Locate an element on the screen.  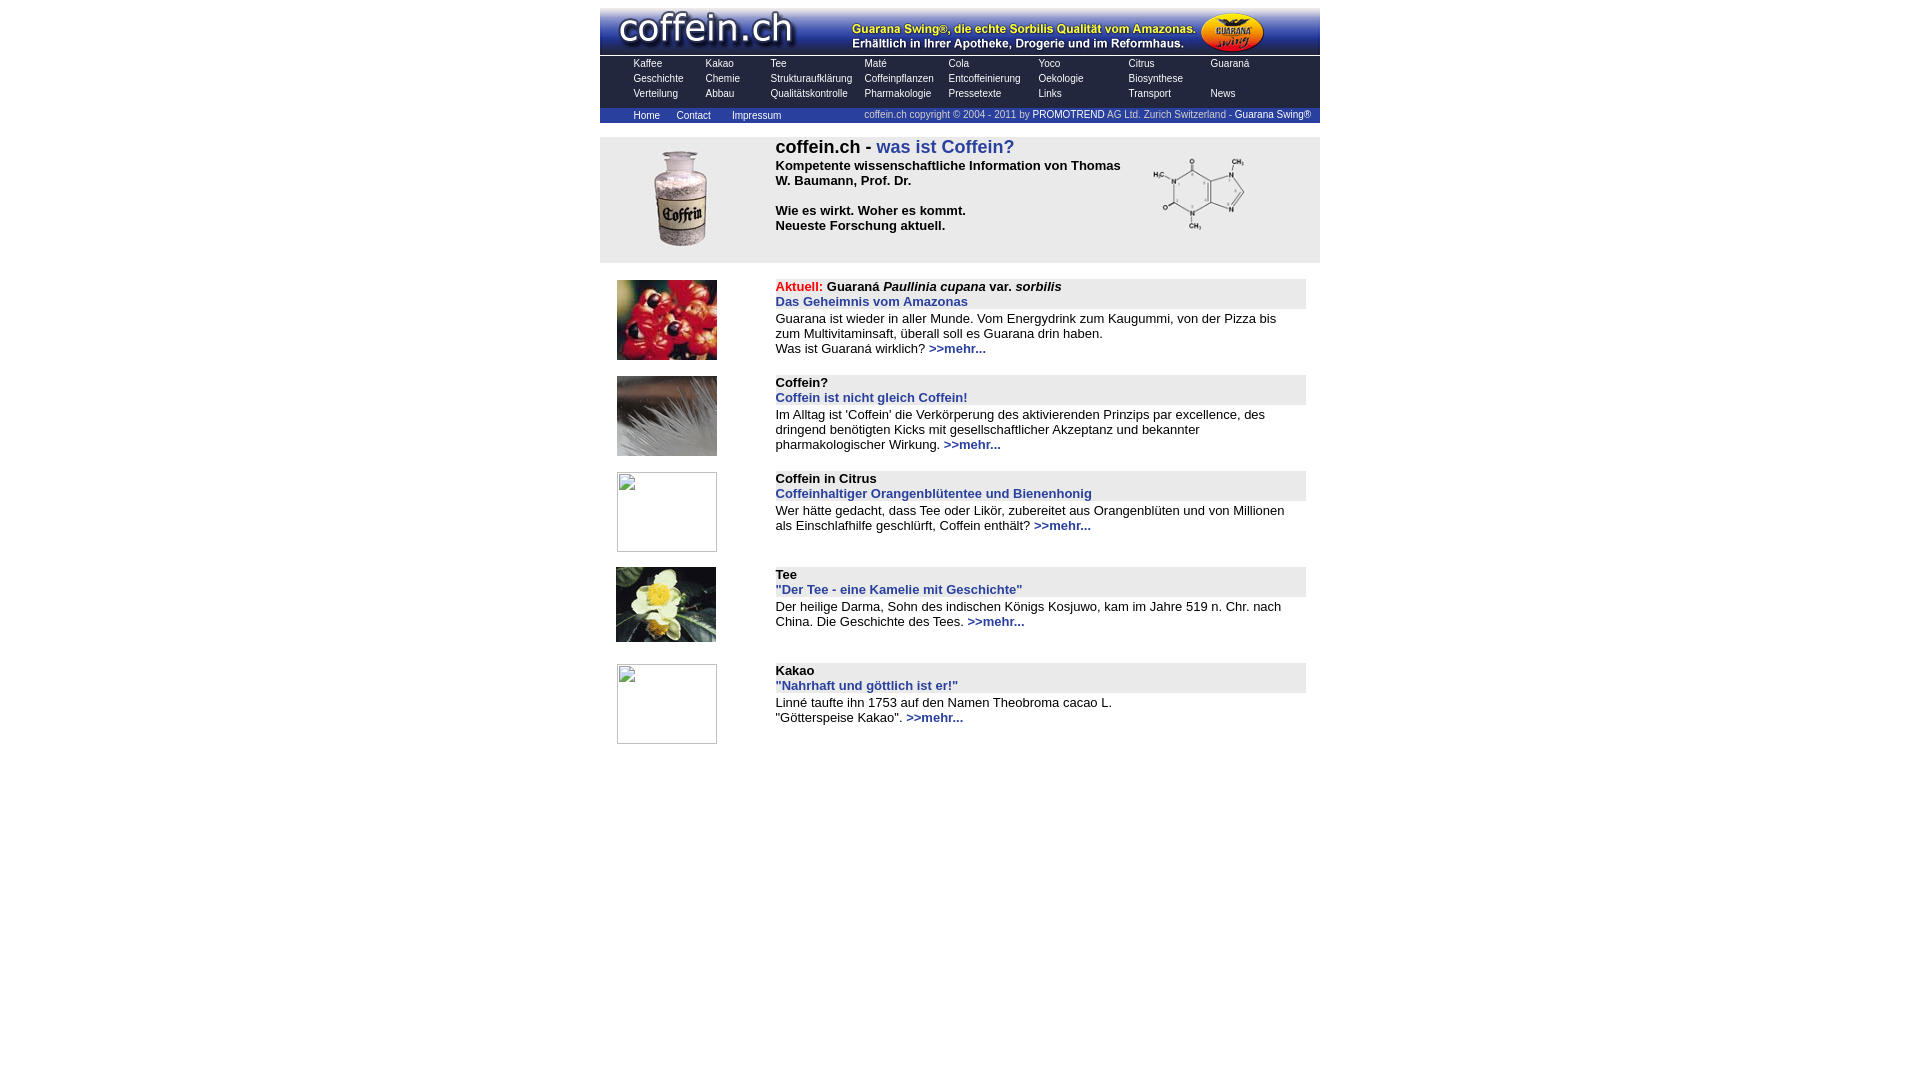
'Coffeinpflanzen' is located at coordinates (897, 77).